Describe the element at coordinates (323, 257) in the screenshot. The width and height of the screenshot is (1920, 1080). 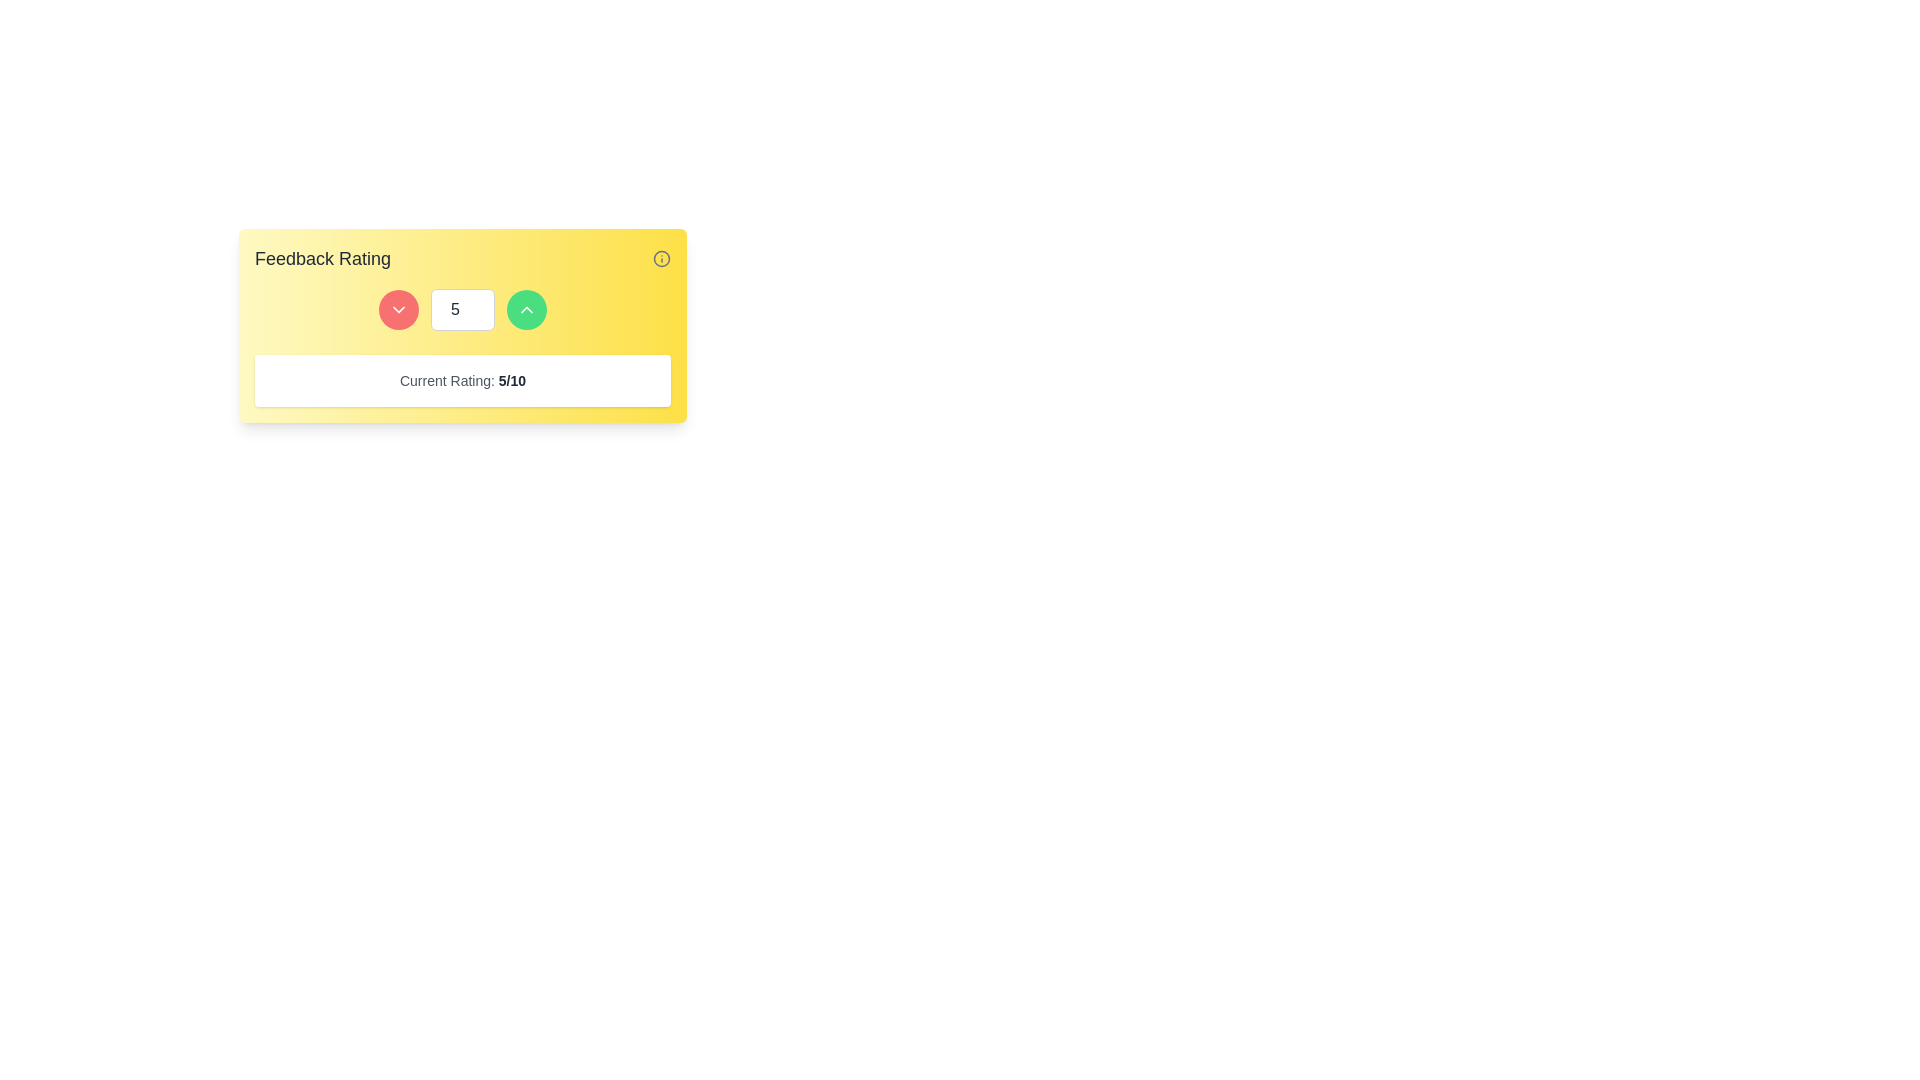
I see `the 'Feedback Rating' text label, which is styled in a large dark gray font and located within a yellow card interface` at that location.